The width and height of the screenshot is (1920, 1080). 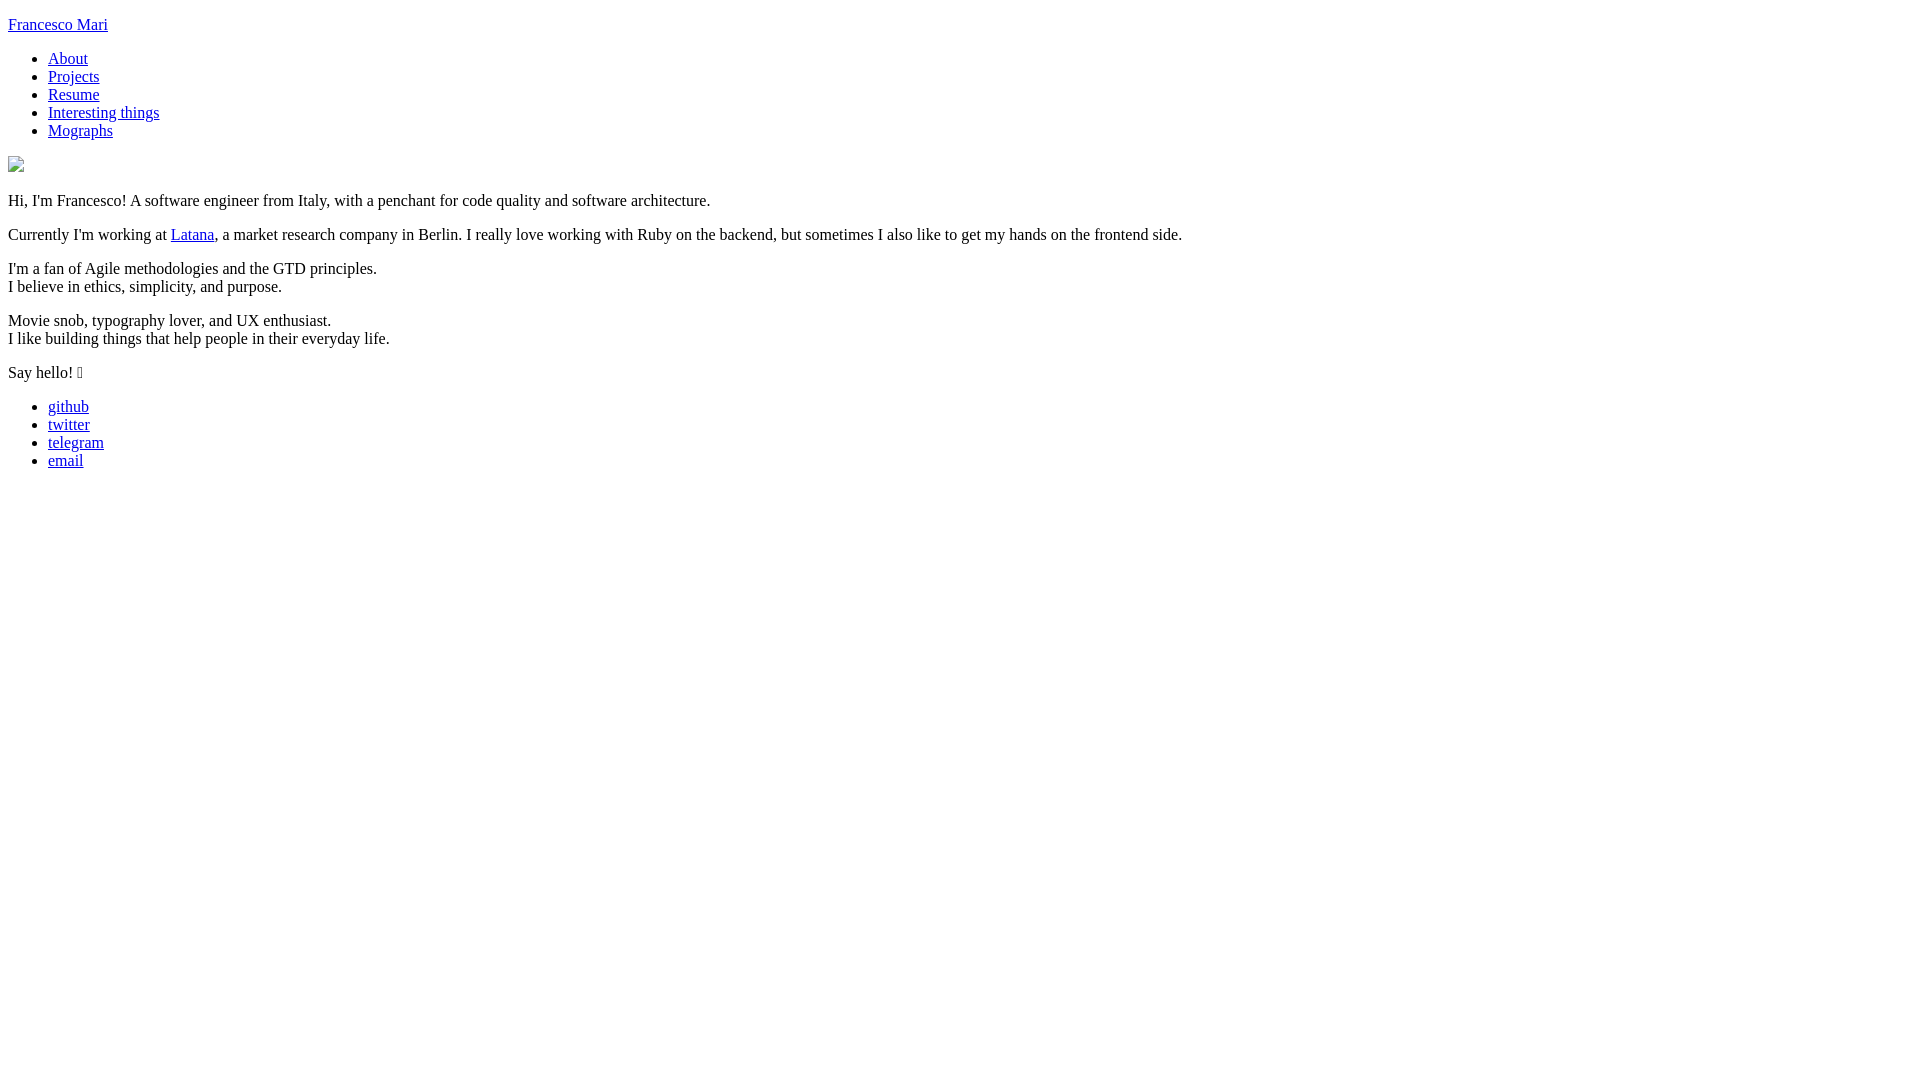 What do you see at coordinates (68, 405) in the screenshot?
I see `'github'` at bounding box center [68, 405].